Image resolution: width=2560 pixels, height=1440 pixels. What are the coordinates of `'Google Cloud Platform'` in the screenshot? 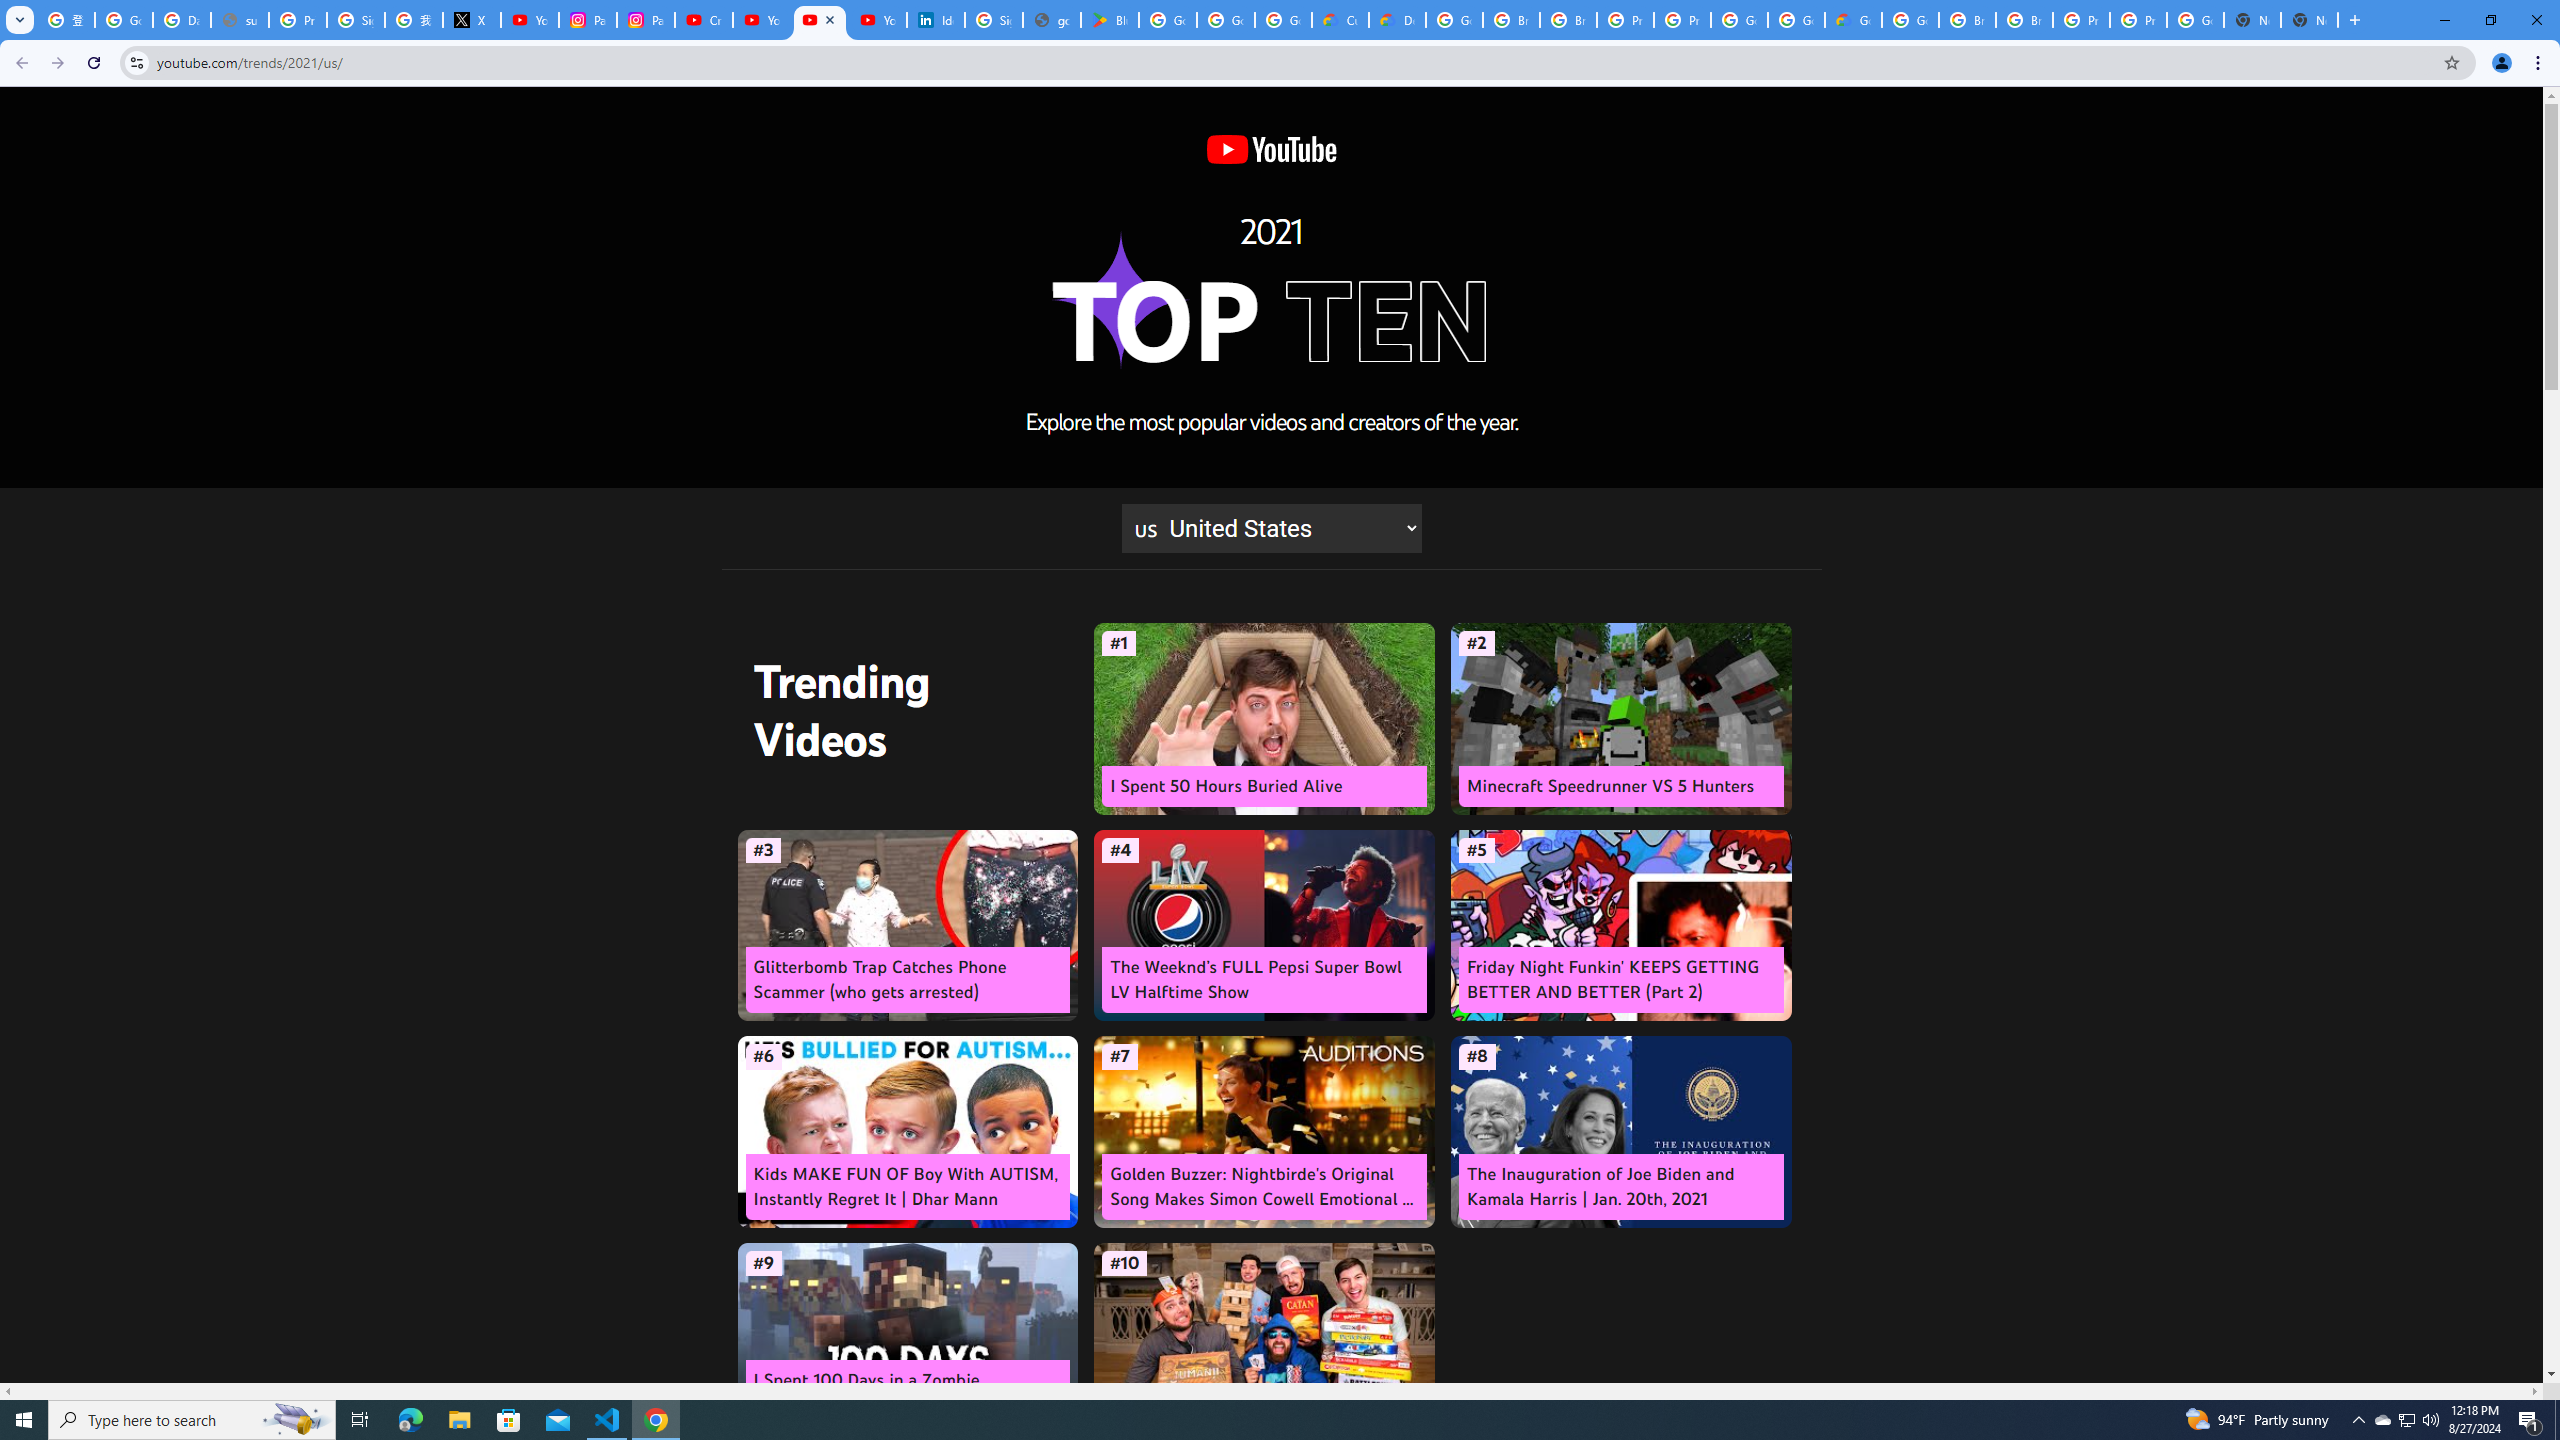 It's located at (1911, 19).